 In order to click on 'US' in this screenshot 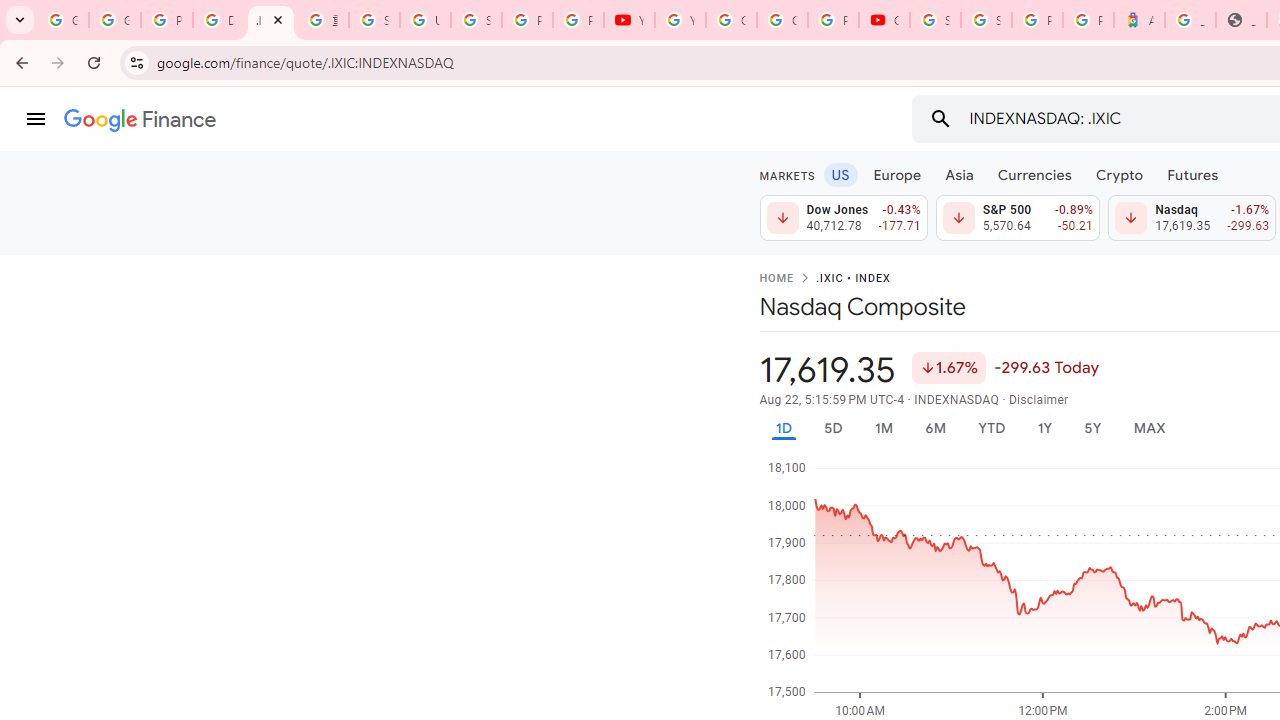, I will do `click(840, 173)`.